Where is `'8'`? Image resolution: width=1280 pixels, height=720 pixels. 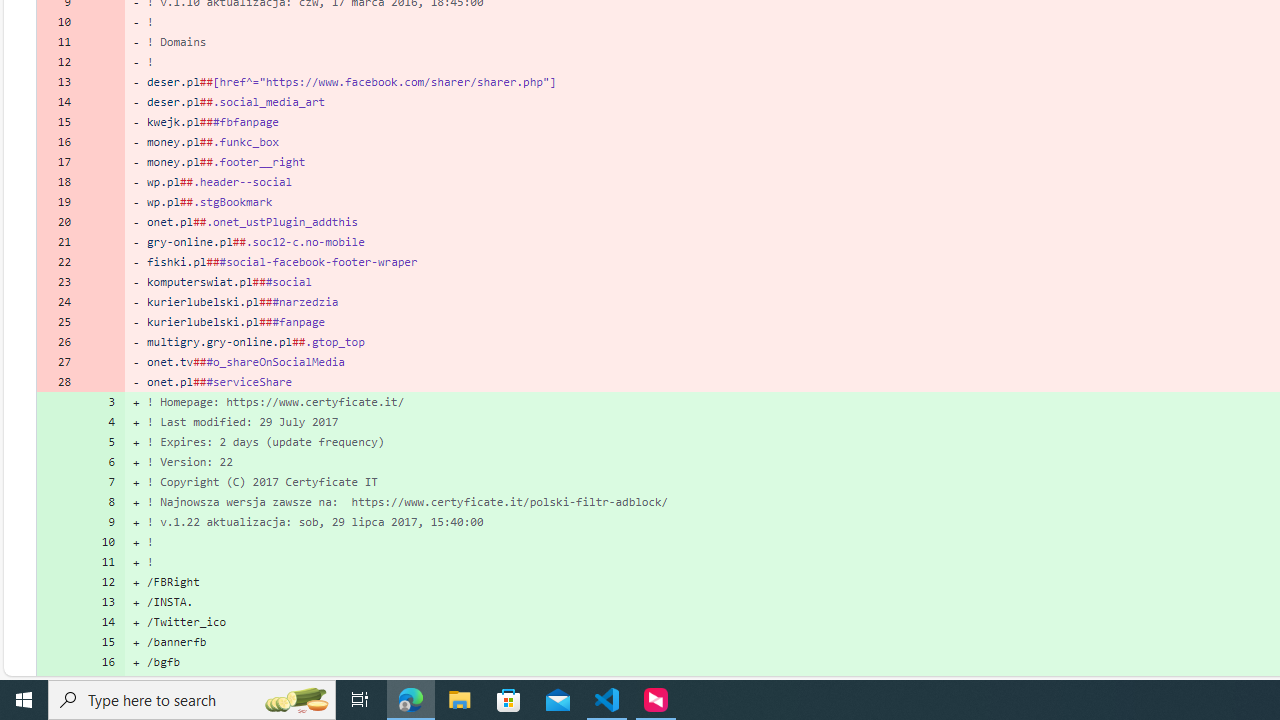
'8' is located at coordinates (102, 500).